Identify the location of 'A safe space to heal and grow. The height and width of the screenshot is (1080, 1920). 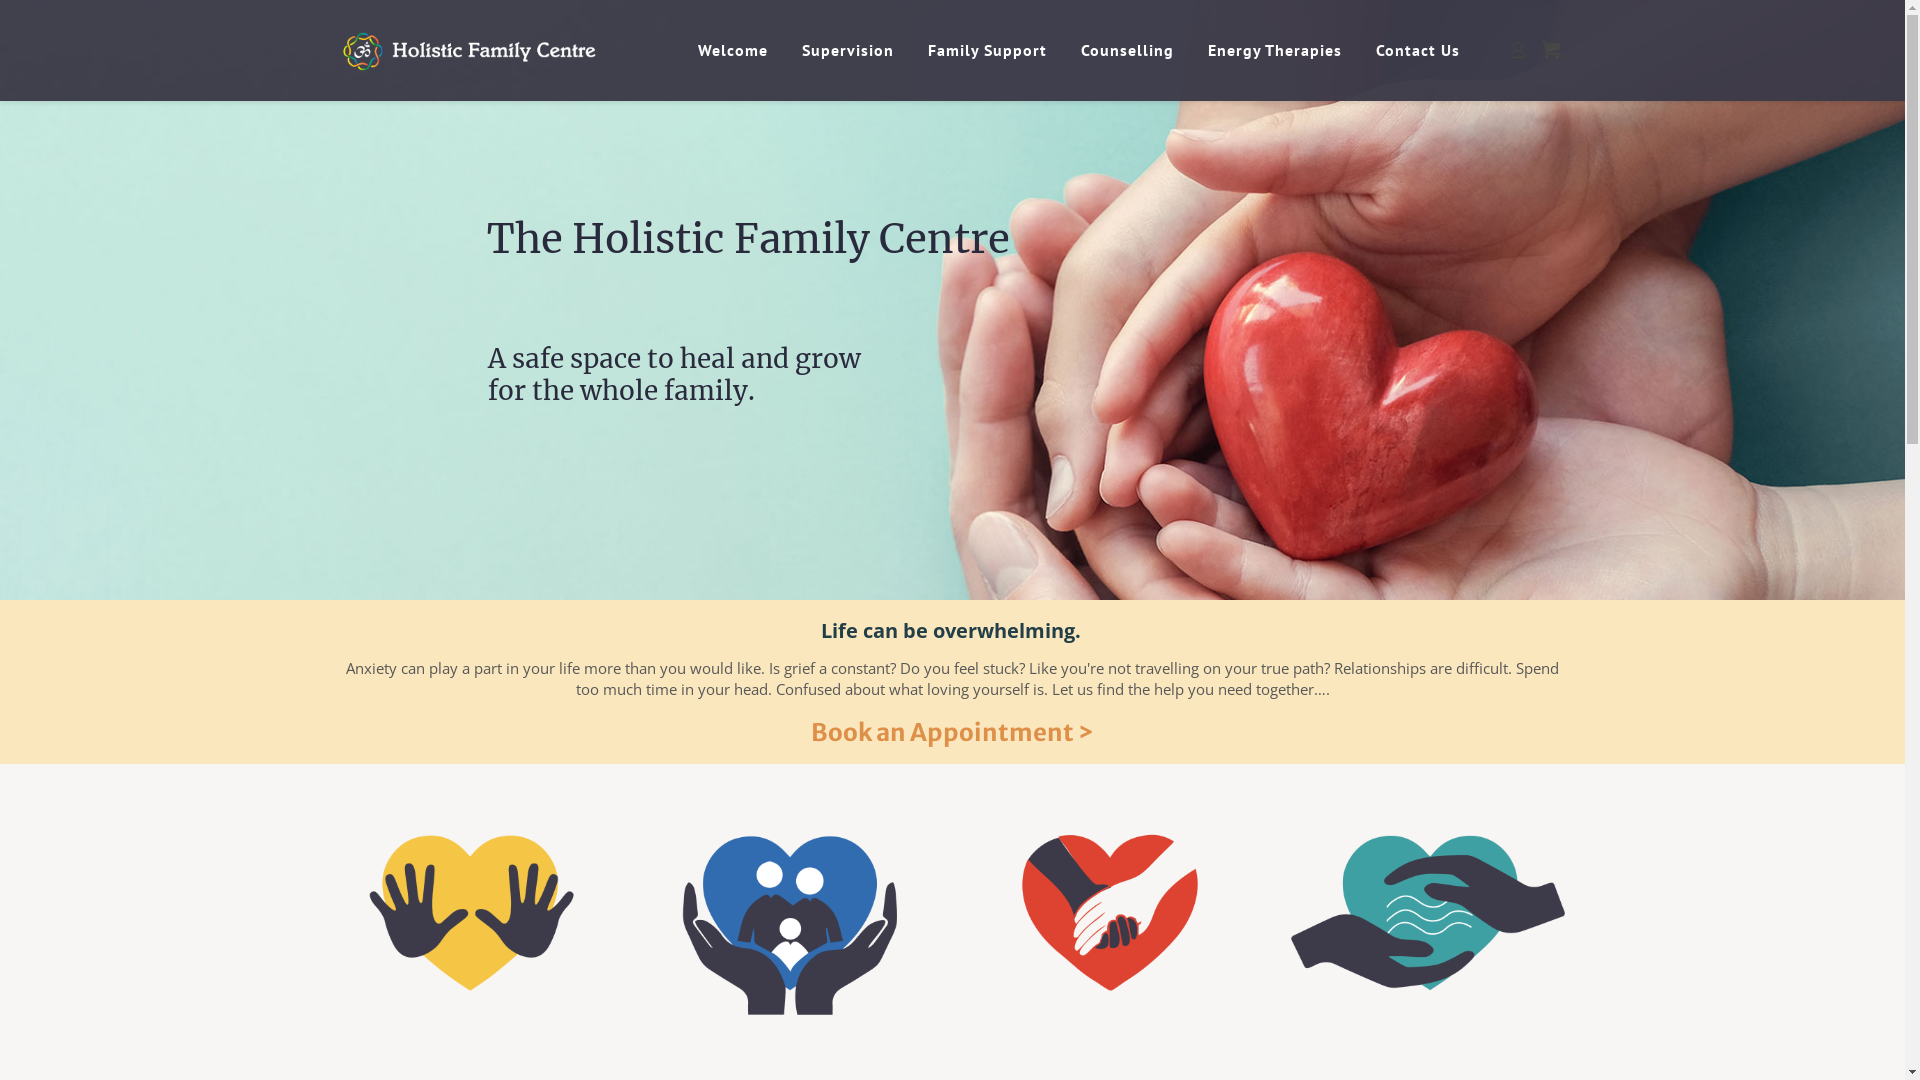
(674, 390).